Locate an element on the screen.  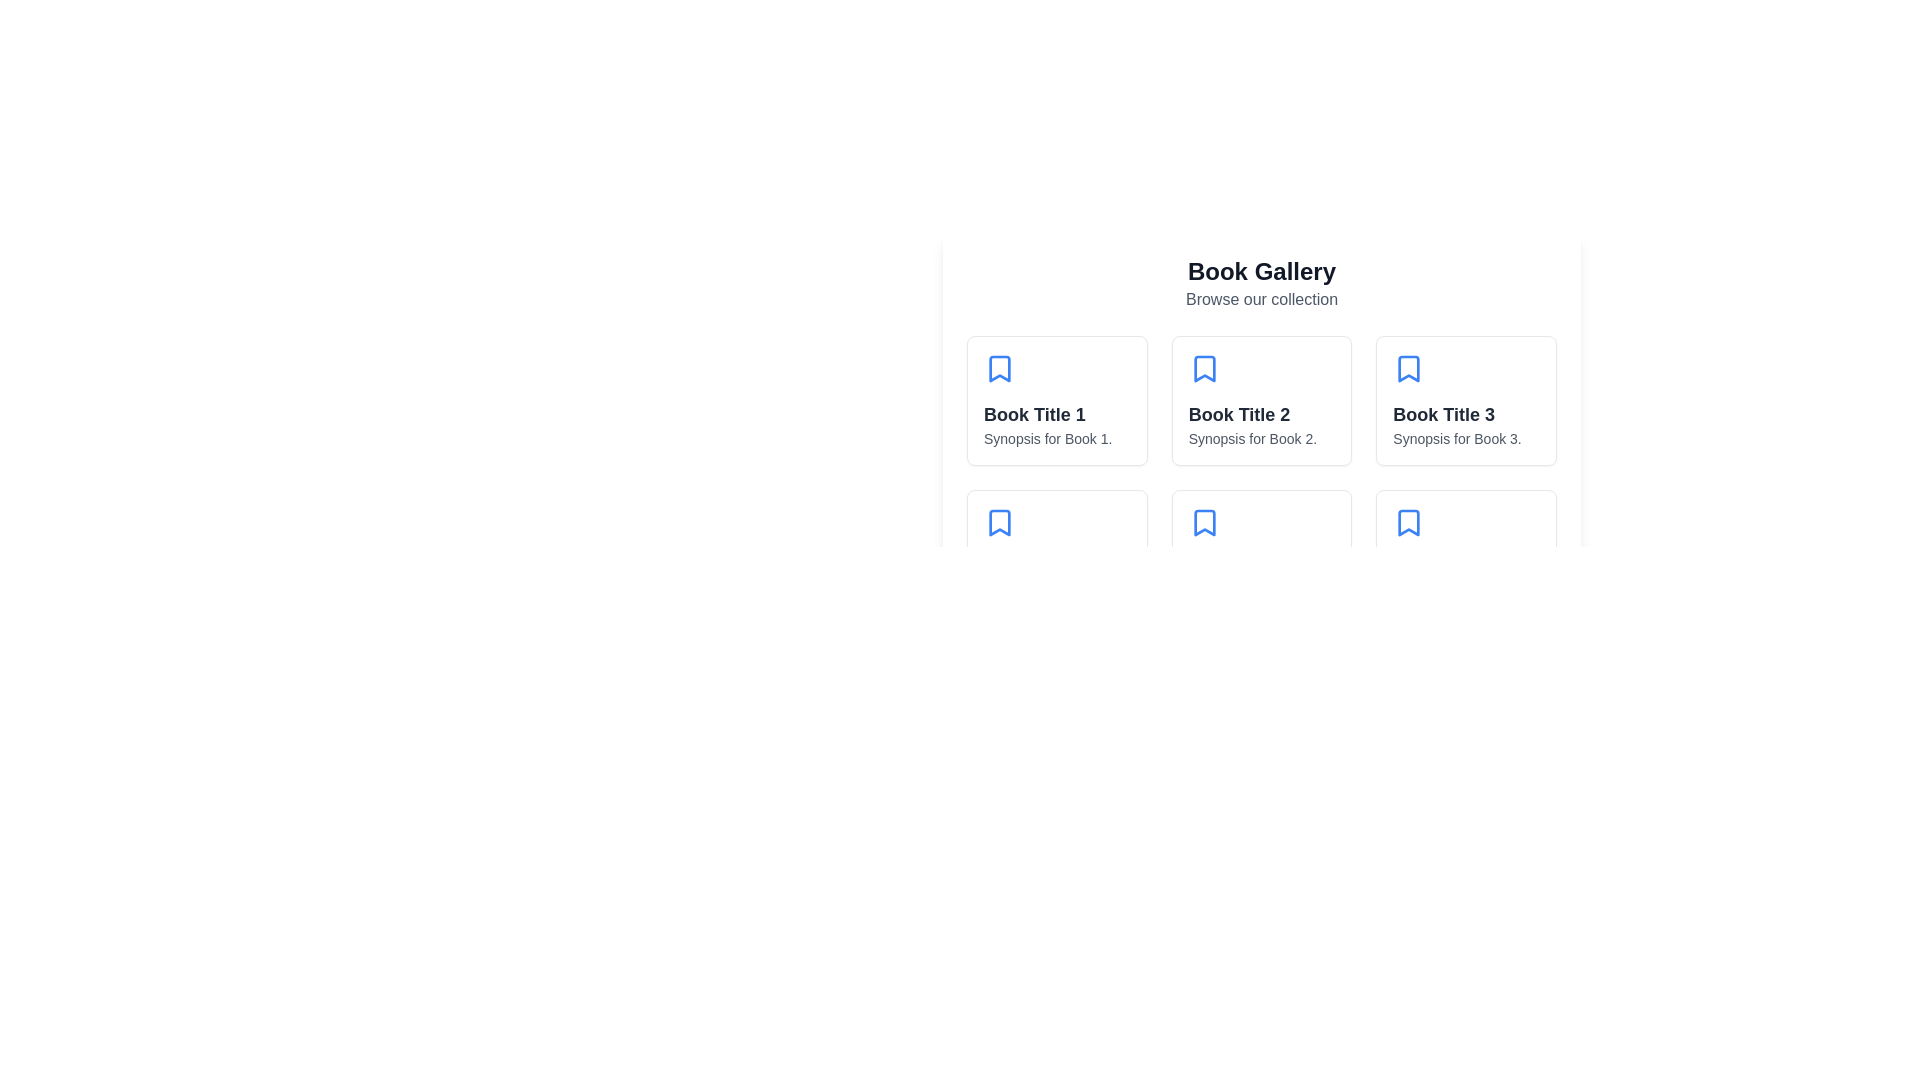
the card displaying information about a book, located in the first row, third column of the grid layout is located at coordinates (1466, 401).